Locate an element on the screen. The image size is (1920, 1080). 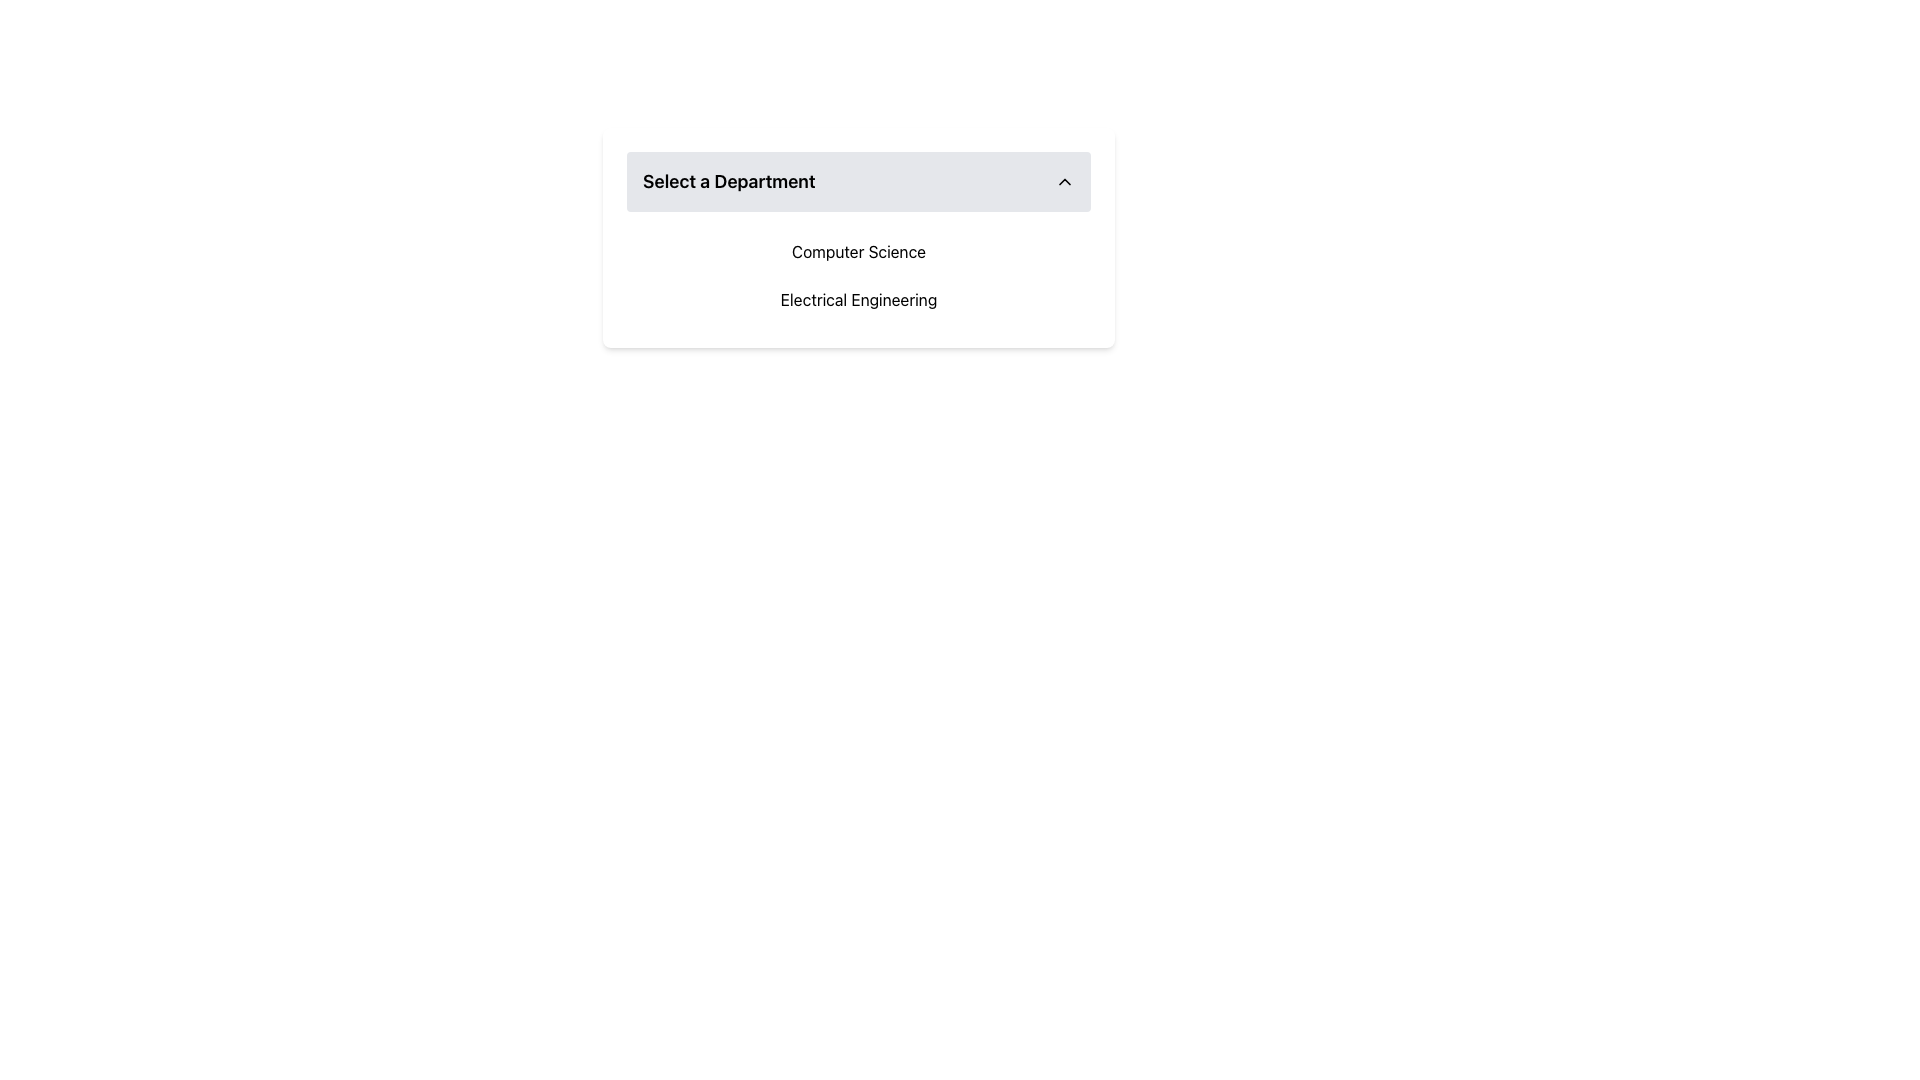
the upward-pointing chevron icon located at the far-right of the 'Select a Department' rectangular box is located at coordinates (1064, 181).